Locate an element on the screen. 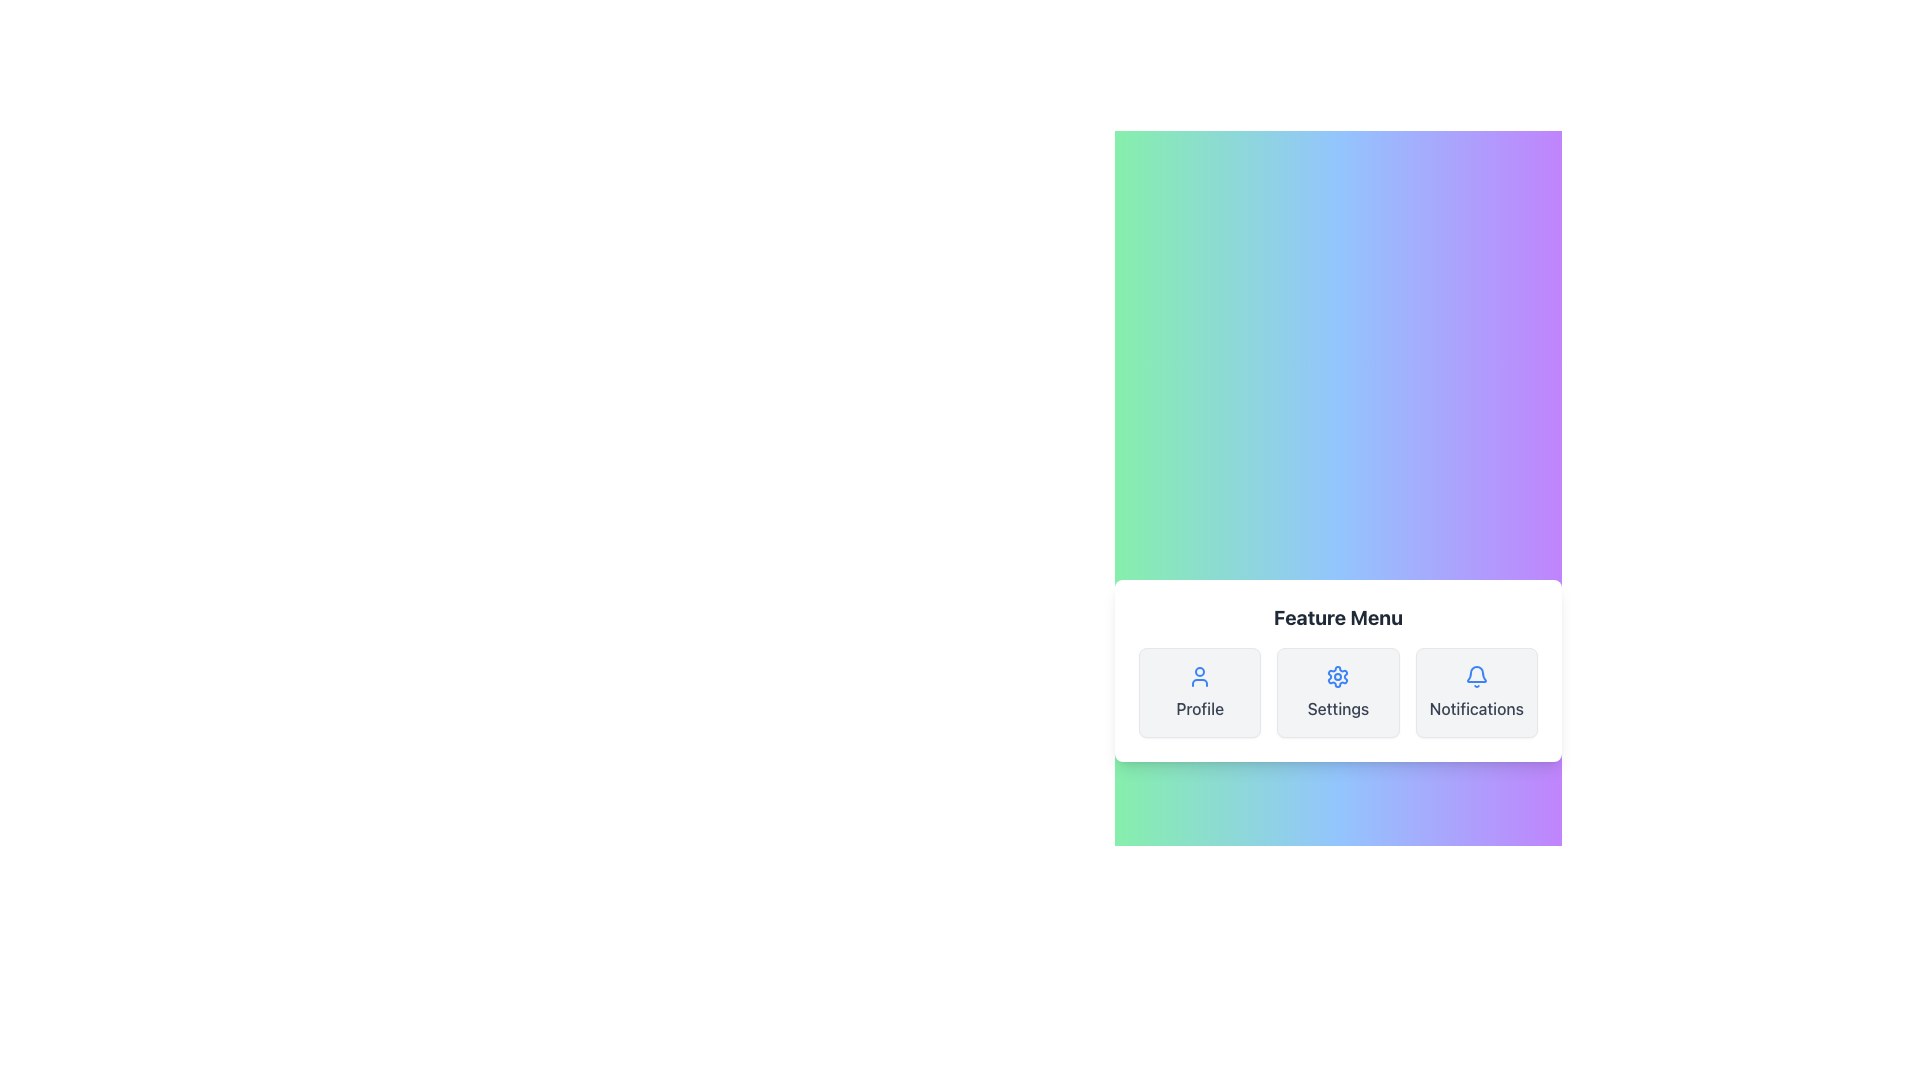 The height and width of the screenshot is (1080, 1920). the blue gear-shaped icon within the 'Settings' button is located at coordinates (1338, 676).